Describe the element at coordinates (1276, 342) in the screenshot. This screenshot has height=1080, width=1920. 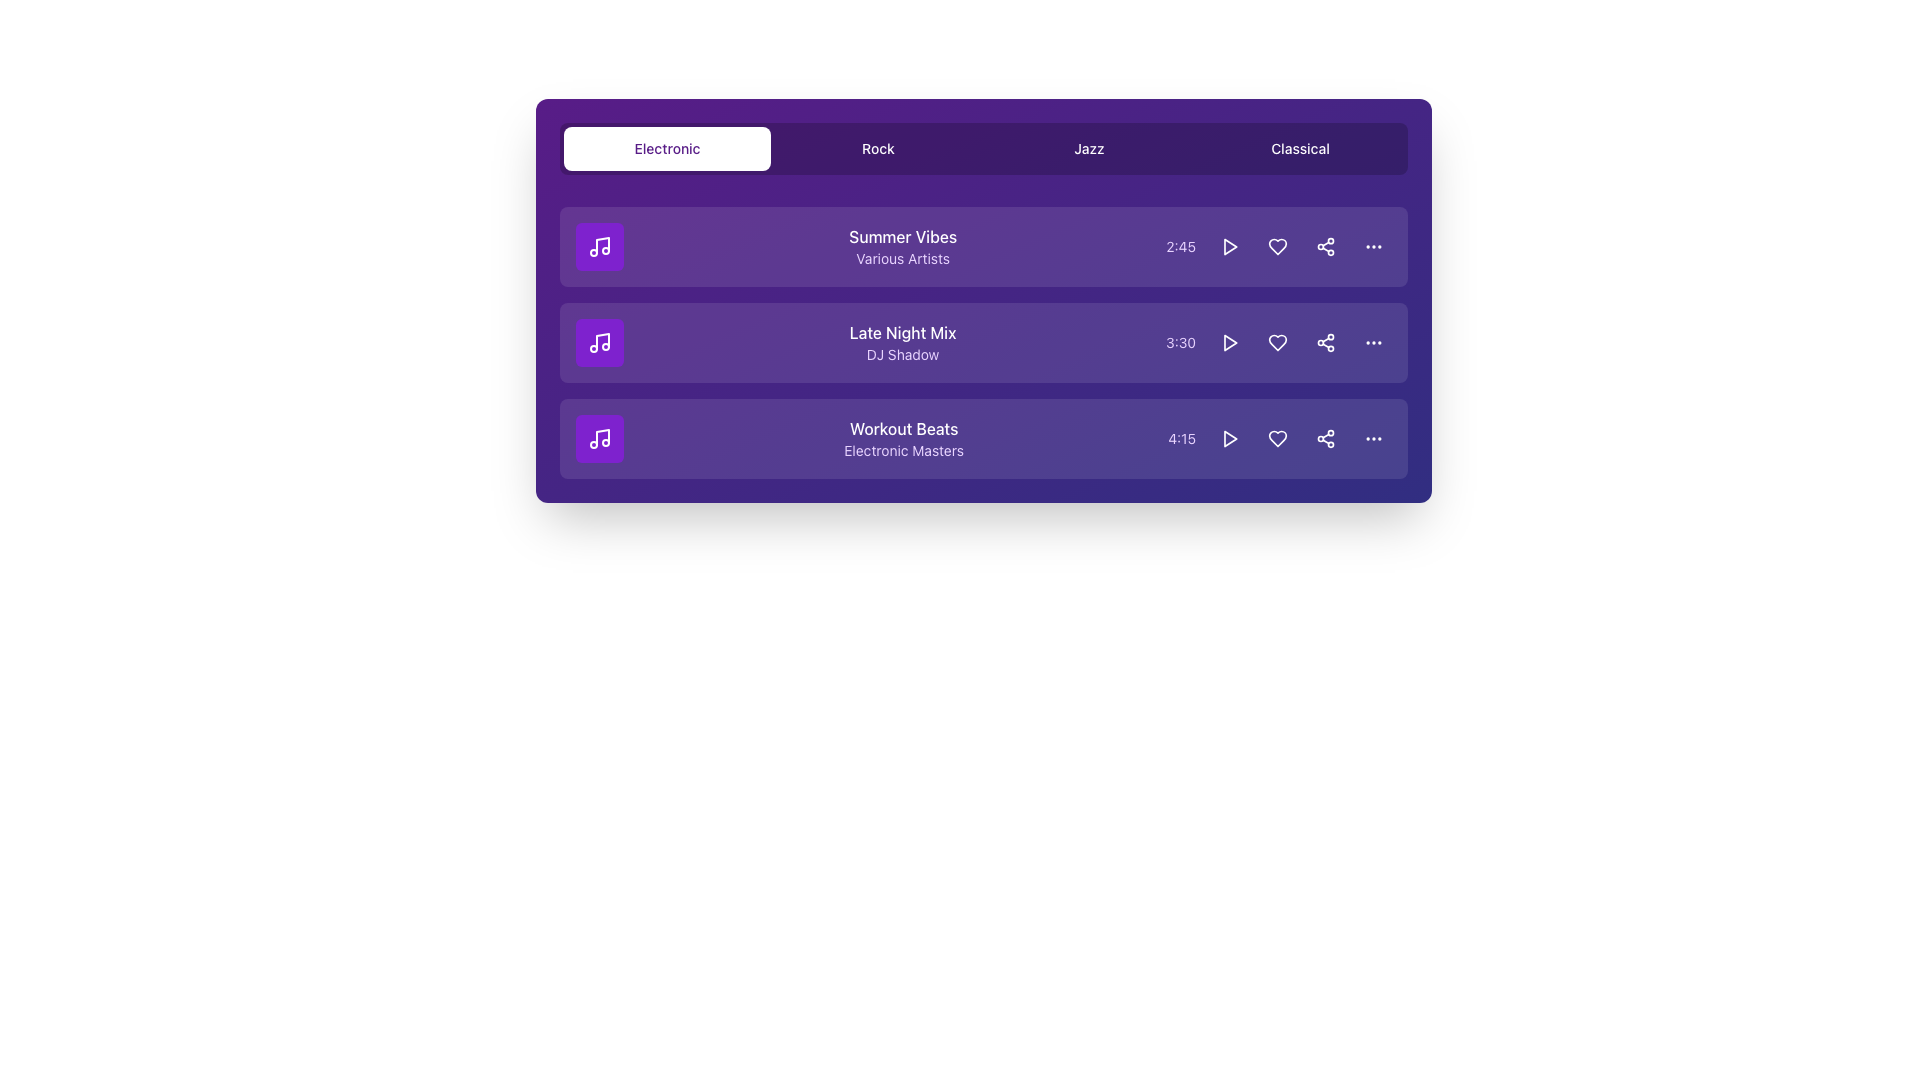
I see `the heart-shaped 'like' button outlined in white, which is the second icon from the left in the horizontal controls for the 'Late Night Mix' track row` at that location.